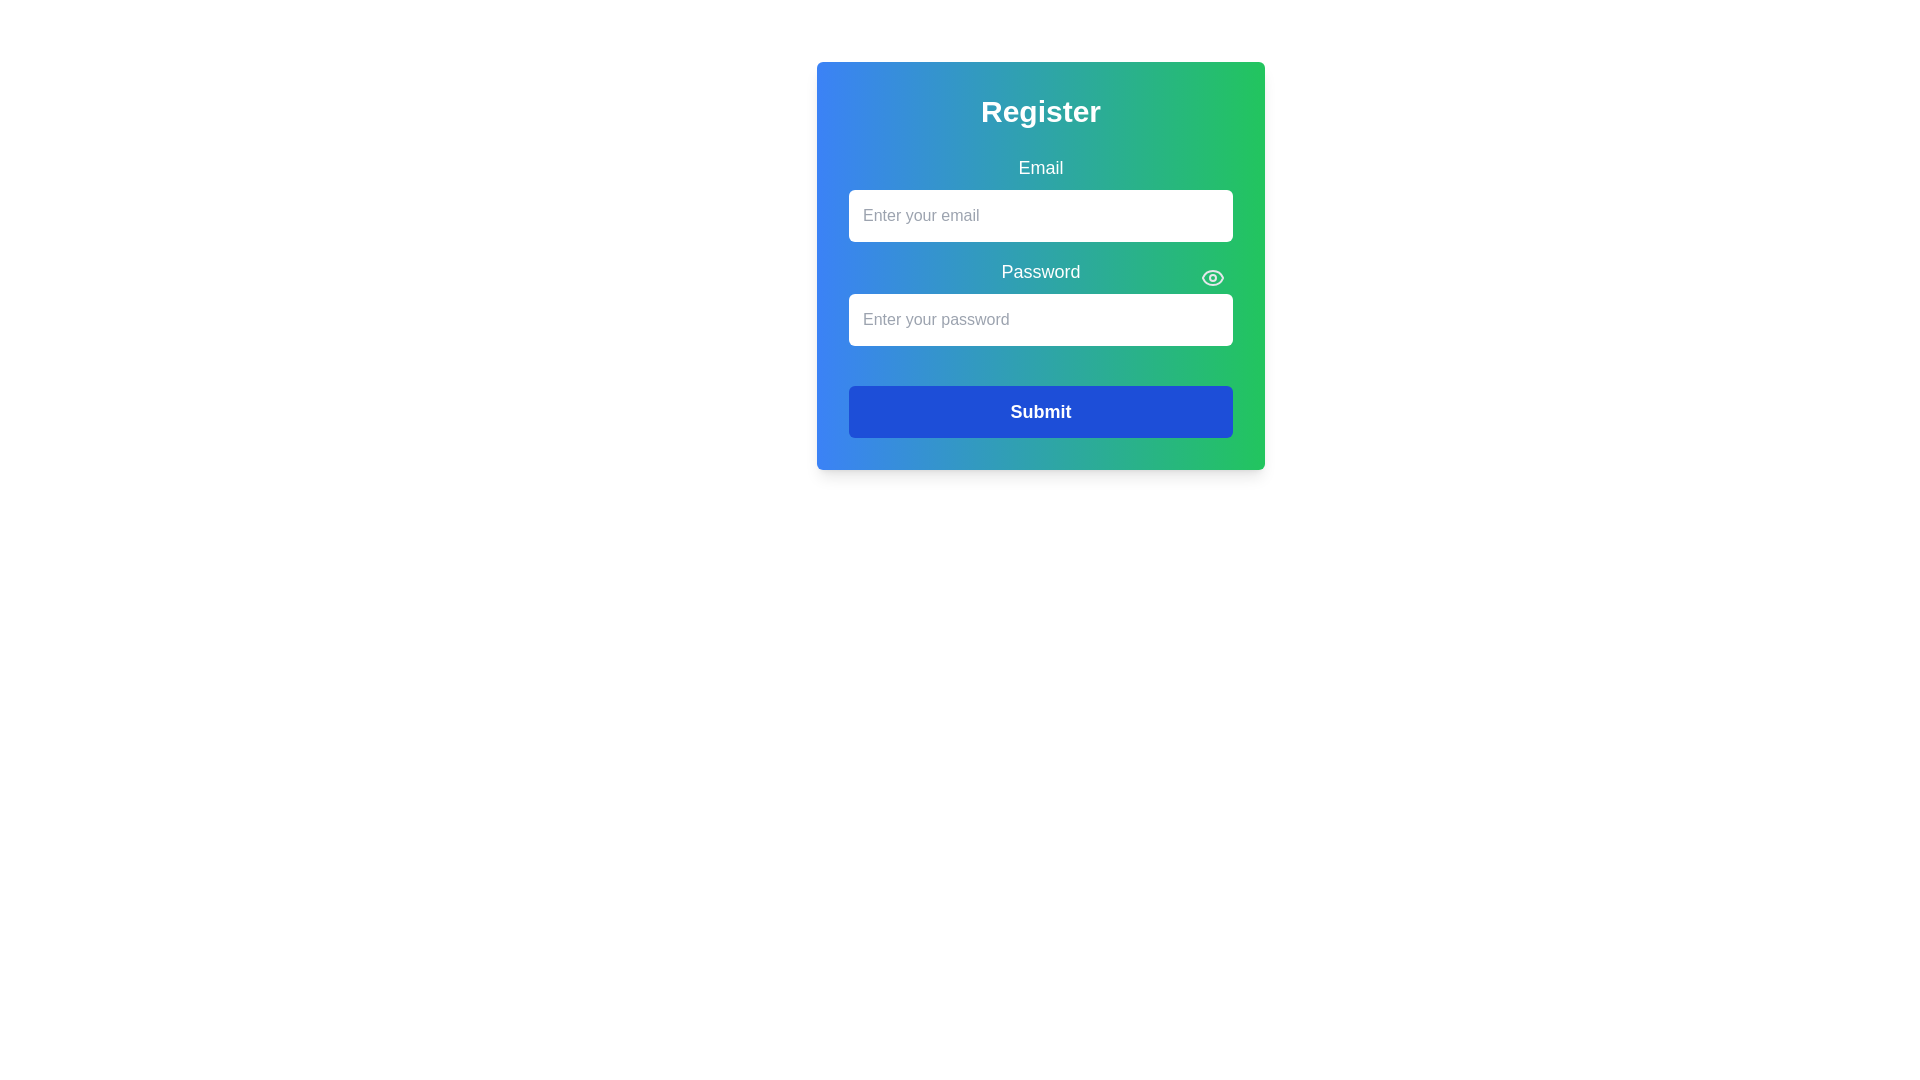  I want to click on the eye icon used to toggle password visibility in the registration form, so click(1212, 277).